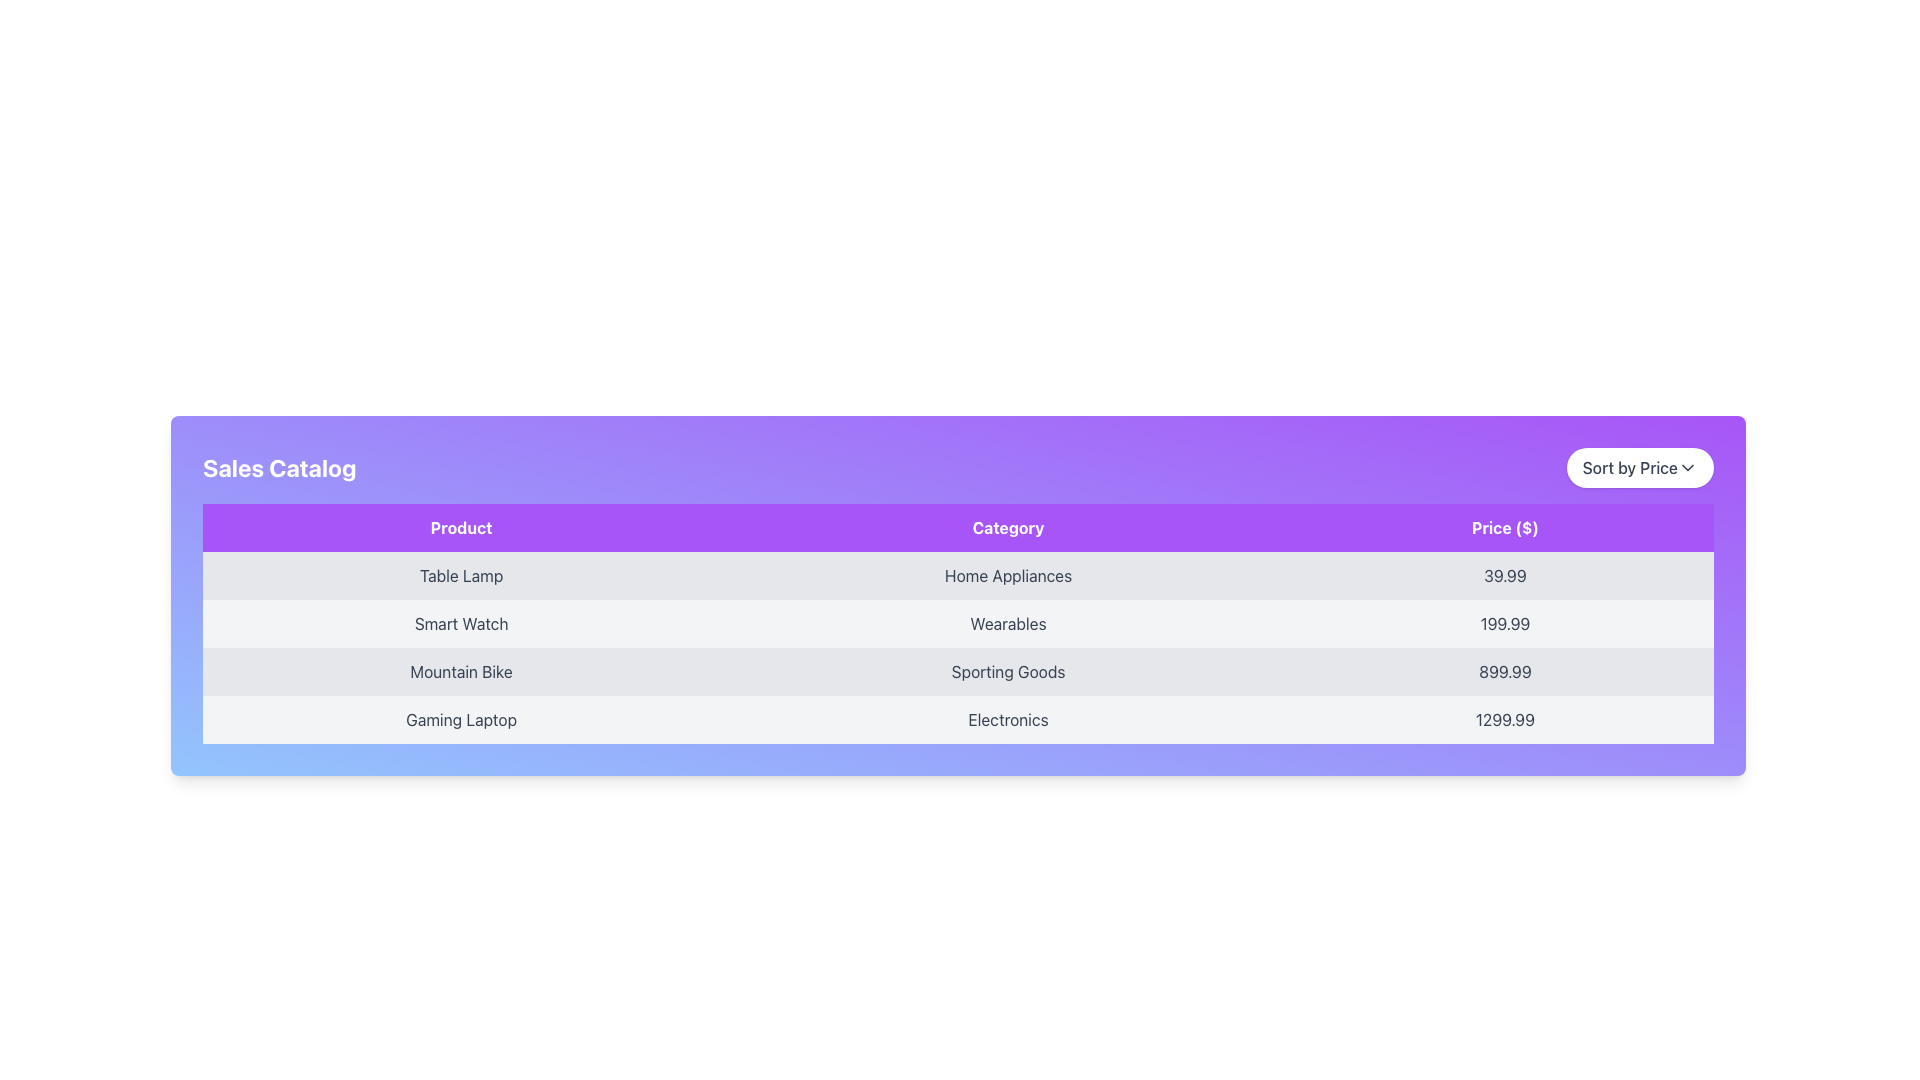  Describe the element at coordinates (1505, 575) in the screenshot. I see `the text label displaying the price of the 'Table Lamp' located in the rightmost column under the 'Price ($)' header` at that location.